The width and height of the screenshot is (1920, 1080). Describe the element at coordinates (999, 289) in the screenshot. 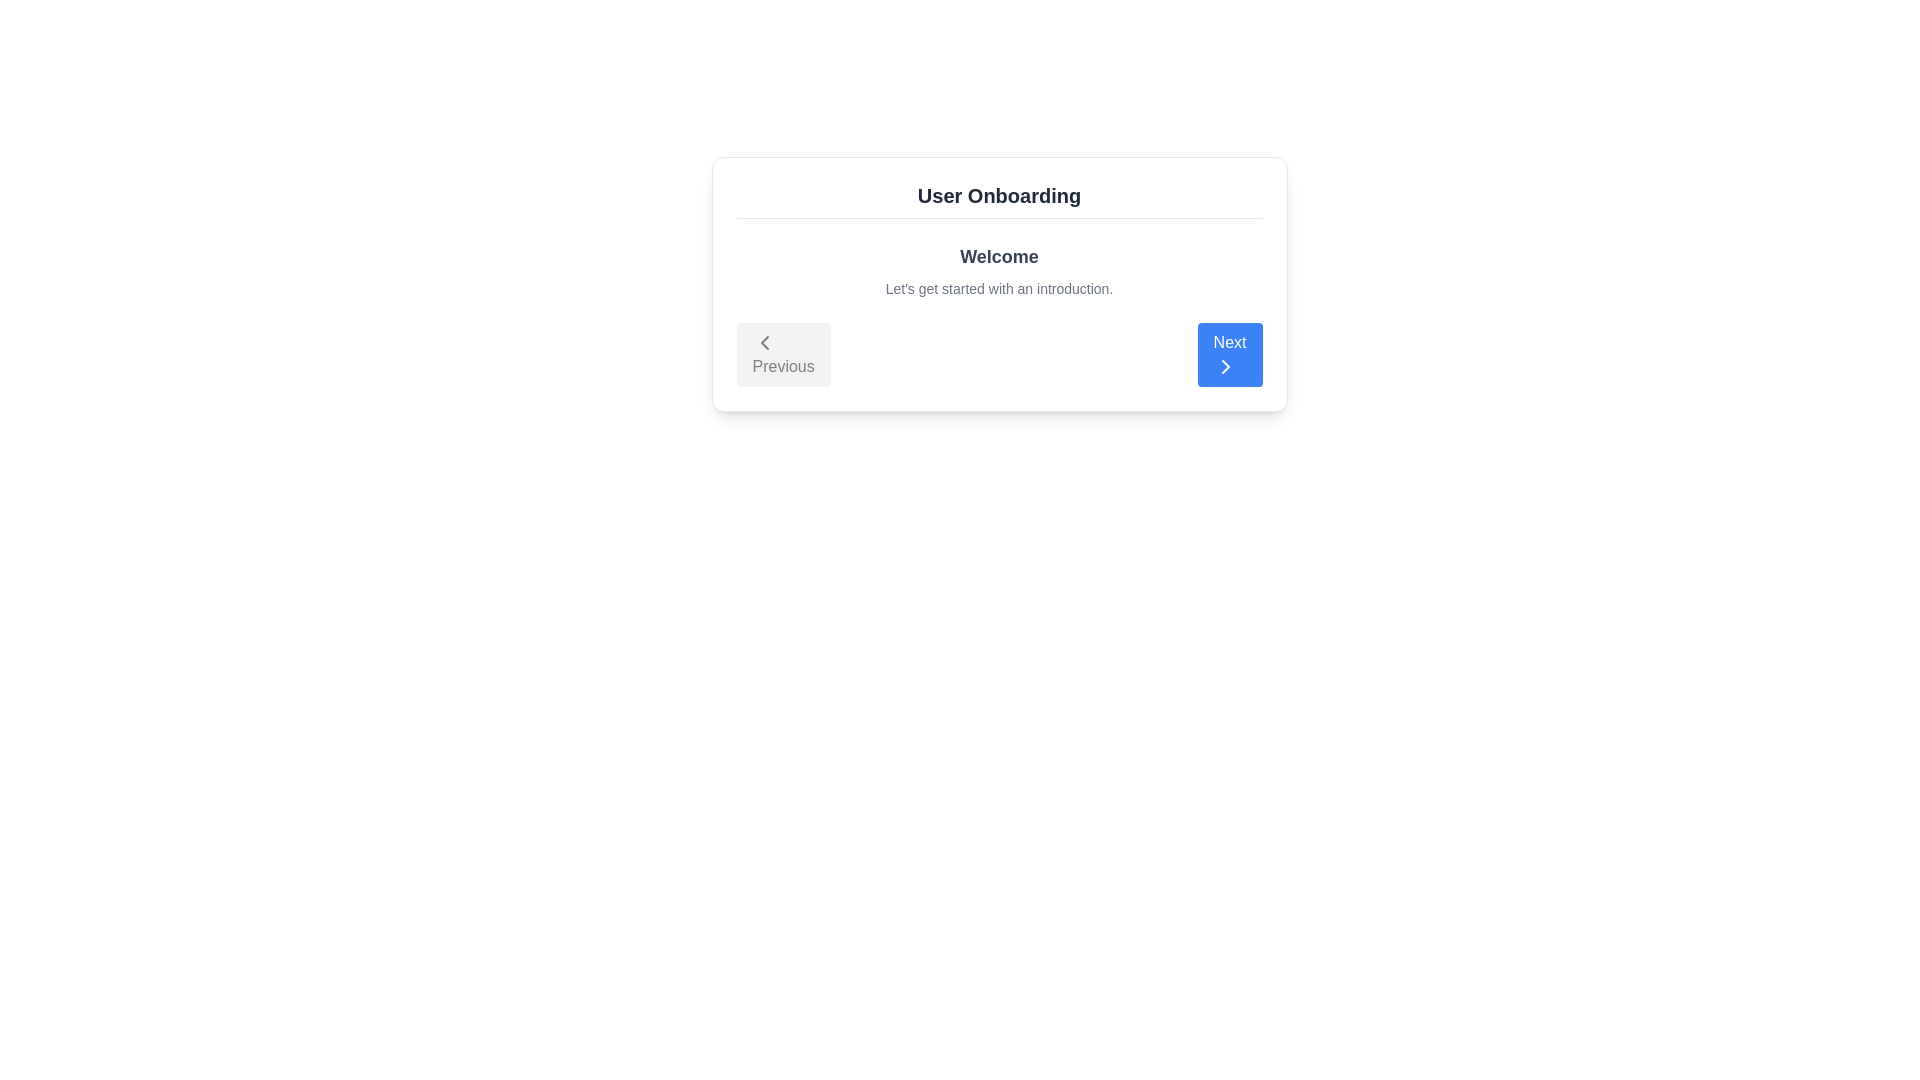

I see `the Text Display element located directly below the heading 'Welcome' in the central content panel of the onboarding page` at that location.